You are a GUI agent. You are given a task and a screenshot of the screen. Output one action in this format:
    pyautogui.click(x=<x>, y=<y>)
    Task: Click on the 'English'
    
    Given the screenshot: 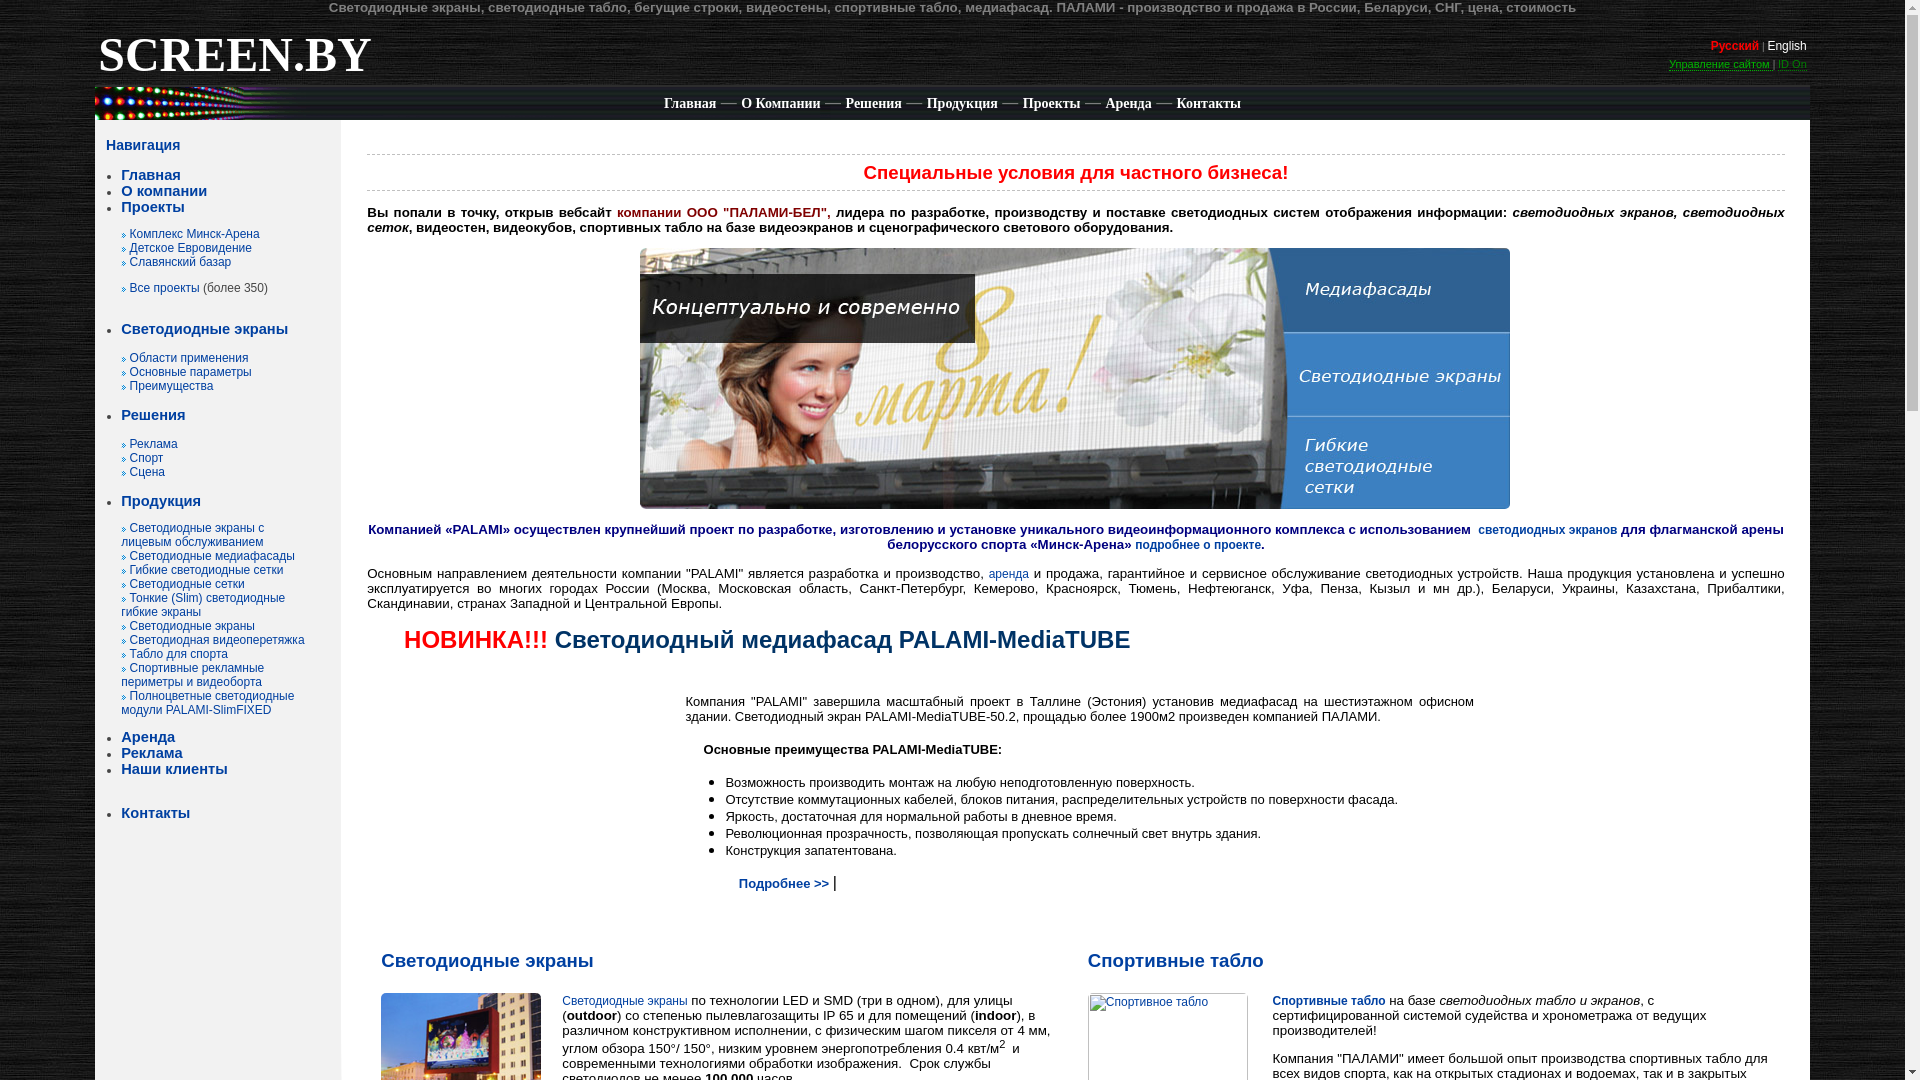 What is the action you would take?
    pyautogui.click(x=1786, y=45)
    